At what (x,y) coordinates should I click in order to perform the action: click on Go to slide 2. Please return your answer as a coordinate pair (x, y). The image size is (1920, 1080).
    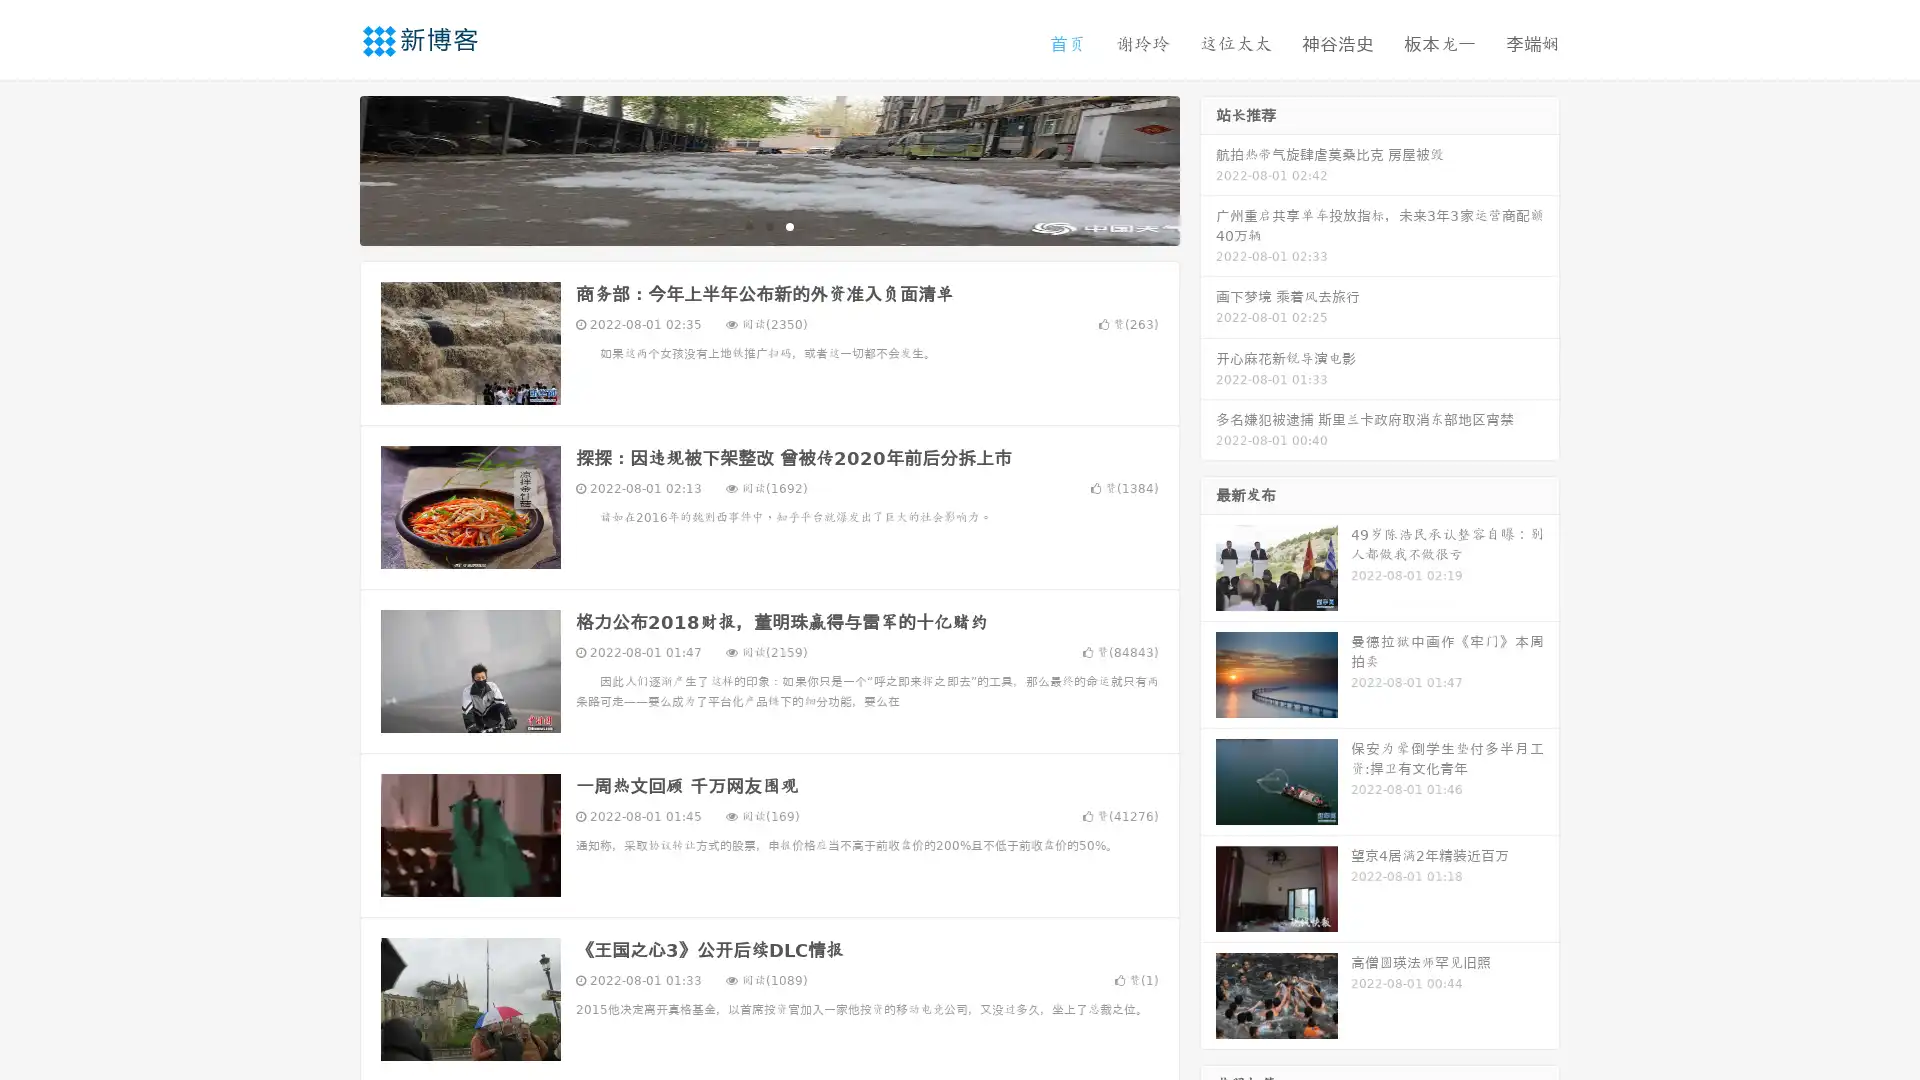
    Looking at the image, I should click on (768, 225).